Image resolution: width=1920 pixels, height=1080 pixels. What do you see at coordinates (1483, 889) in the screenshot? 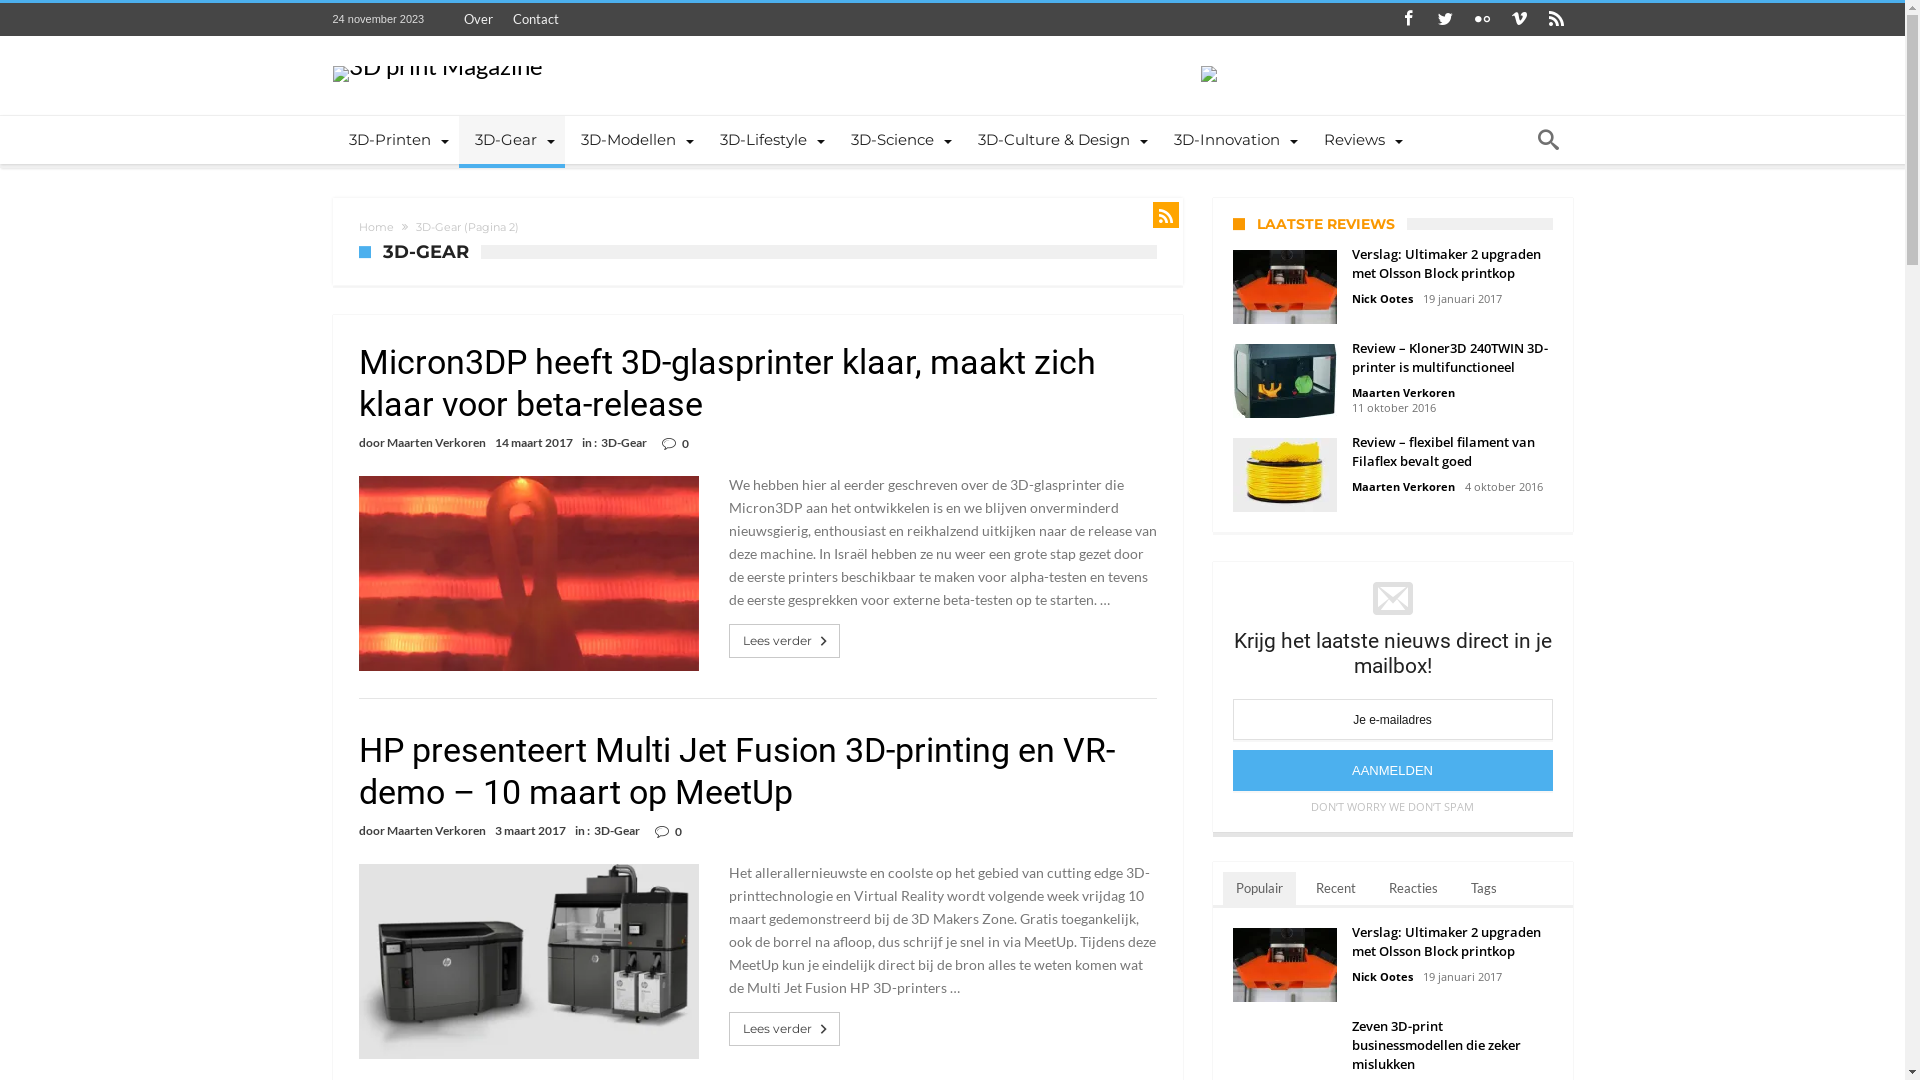
I see `'Tags'` at bounding box center [1483, 889].